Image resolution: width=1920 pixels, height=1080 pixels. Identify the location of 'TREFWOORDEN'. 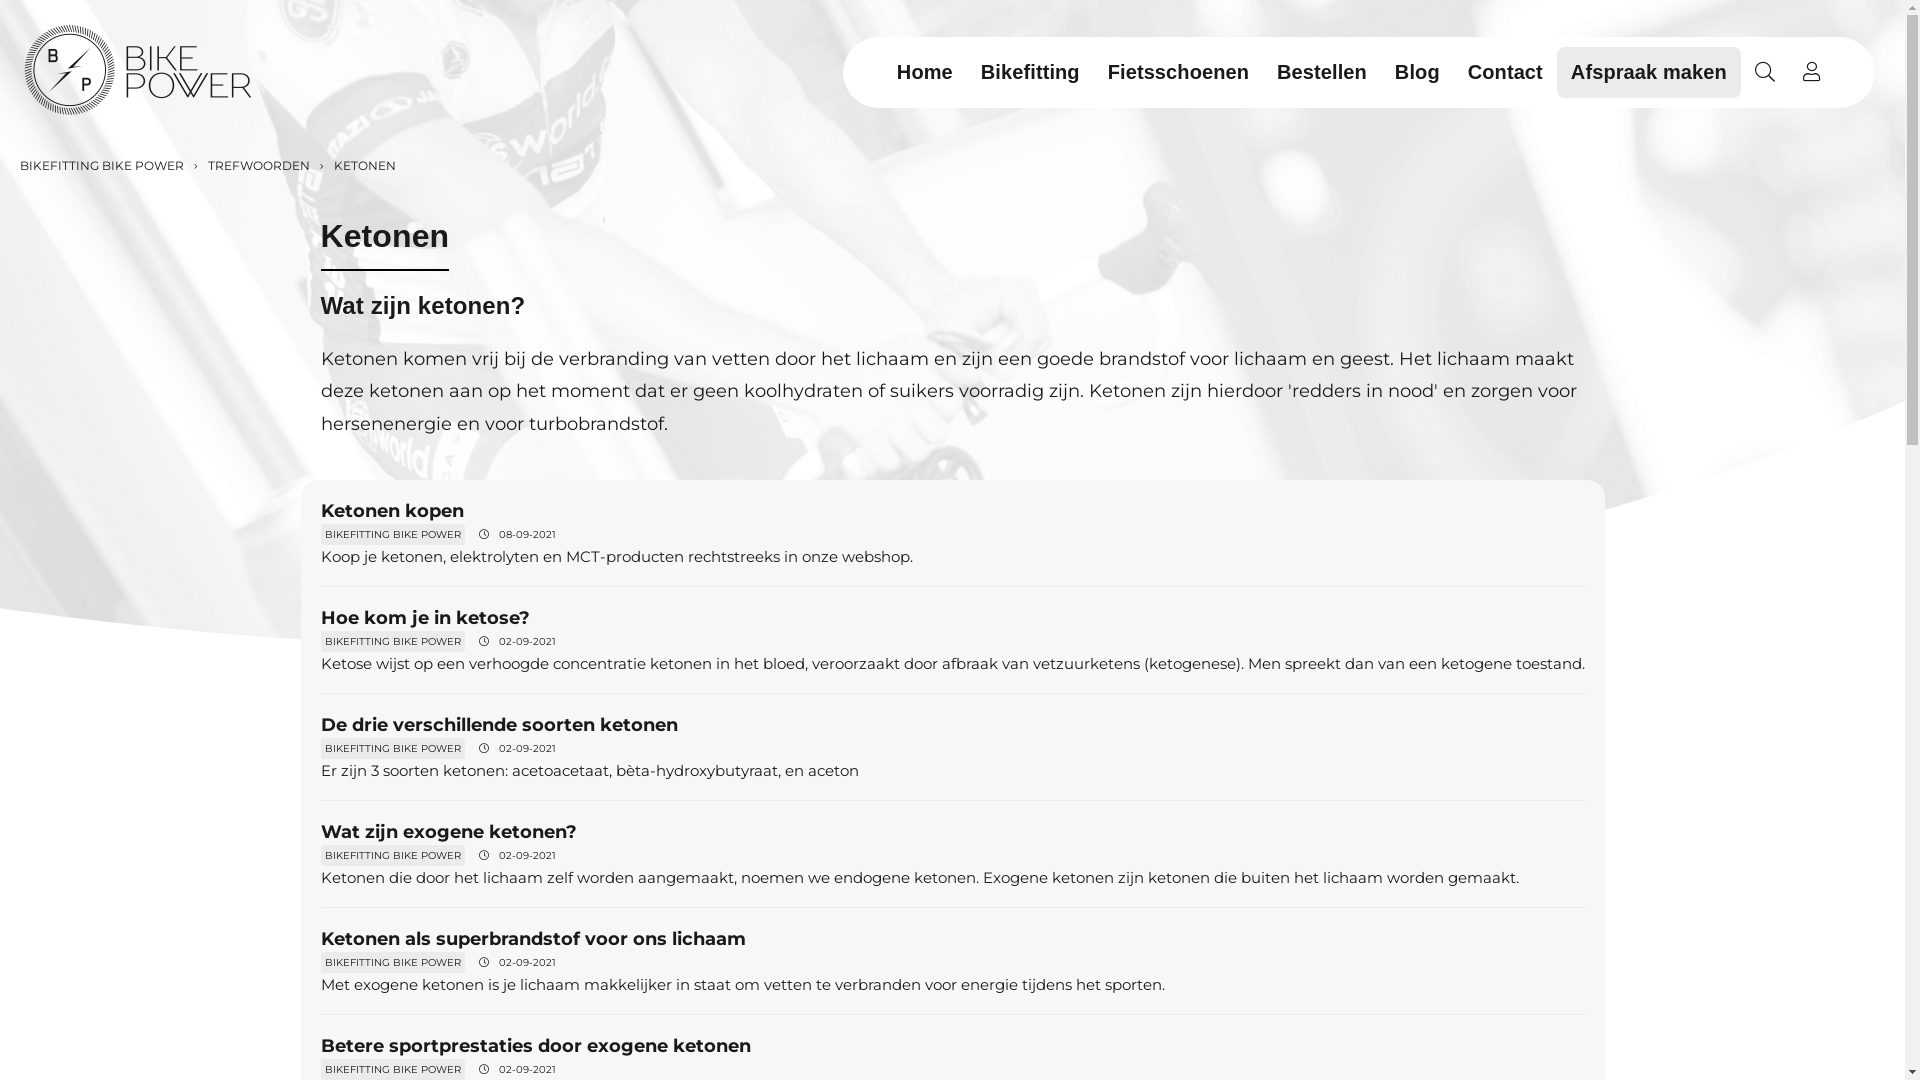
(256, 164).